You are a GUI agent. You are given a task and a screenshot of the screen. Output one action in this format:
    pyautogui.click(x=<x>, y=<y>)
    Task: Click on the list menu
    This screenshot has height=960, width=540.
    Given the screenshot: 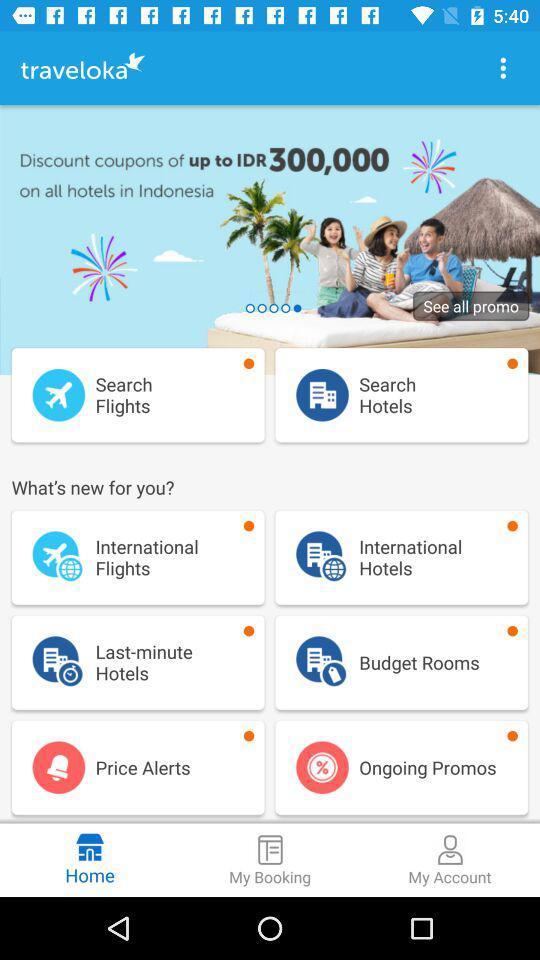 What is the action you would take?
    pyautogui.click(x=502, y=68)
    